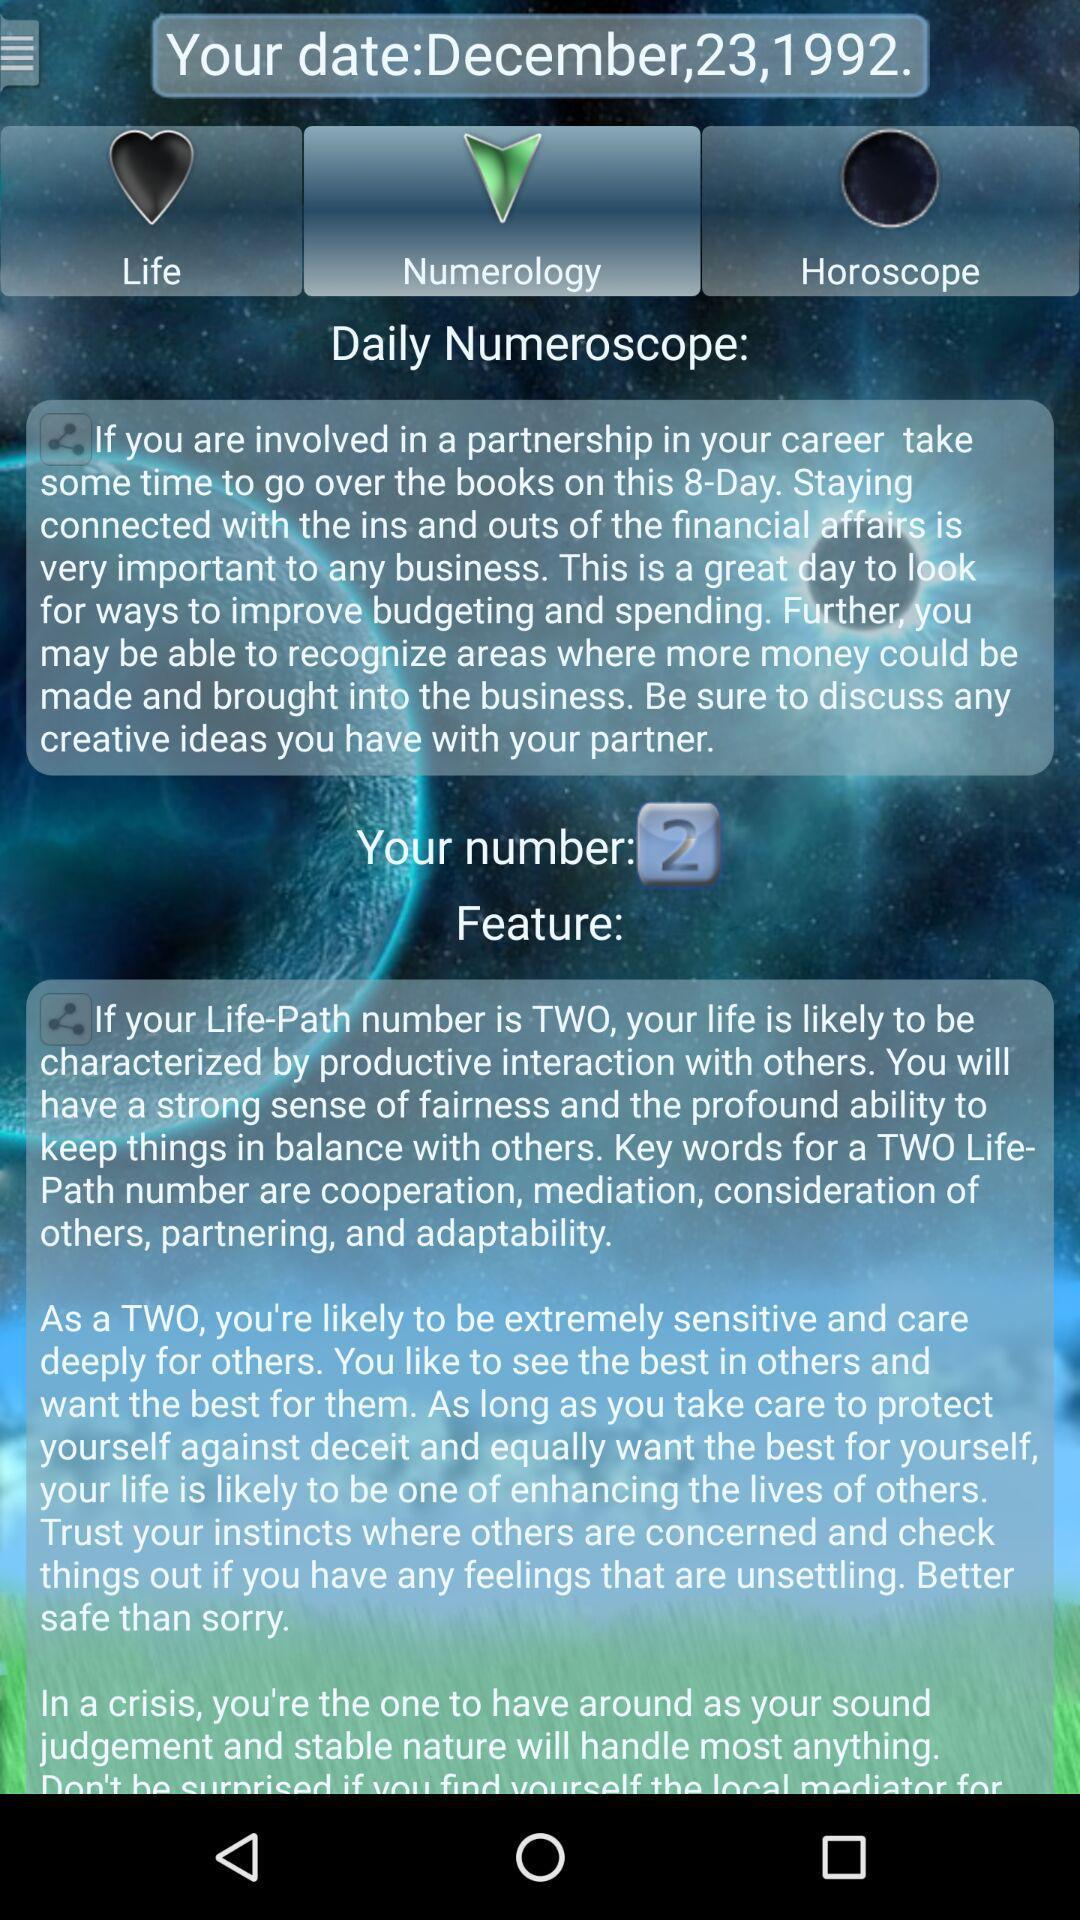 Image resolution: width=1080 pixels, height=1920 pixels. Describe the element at coordinates (64, 1089) in the screenshot. I see `the share icon` at that location.